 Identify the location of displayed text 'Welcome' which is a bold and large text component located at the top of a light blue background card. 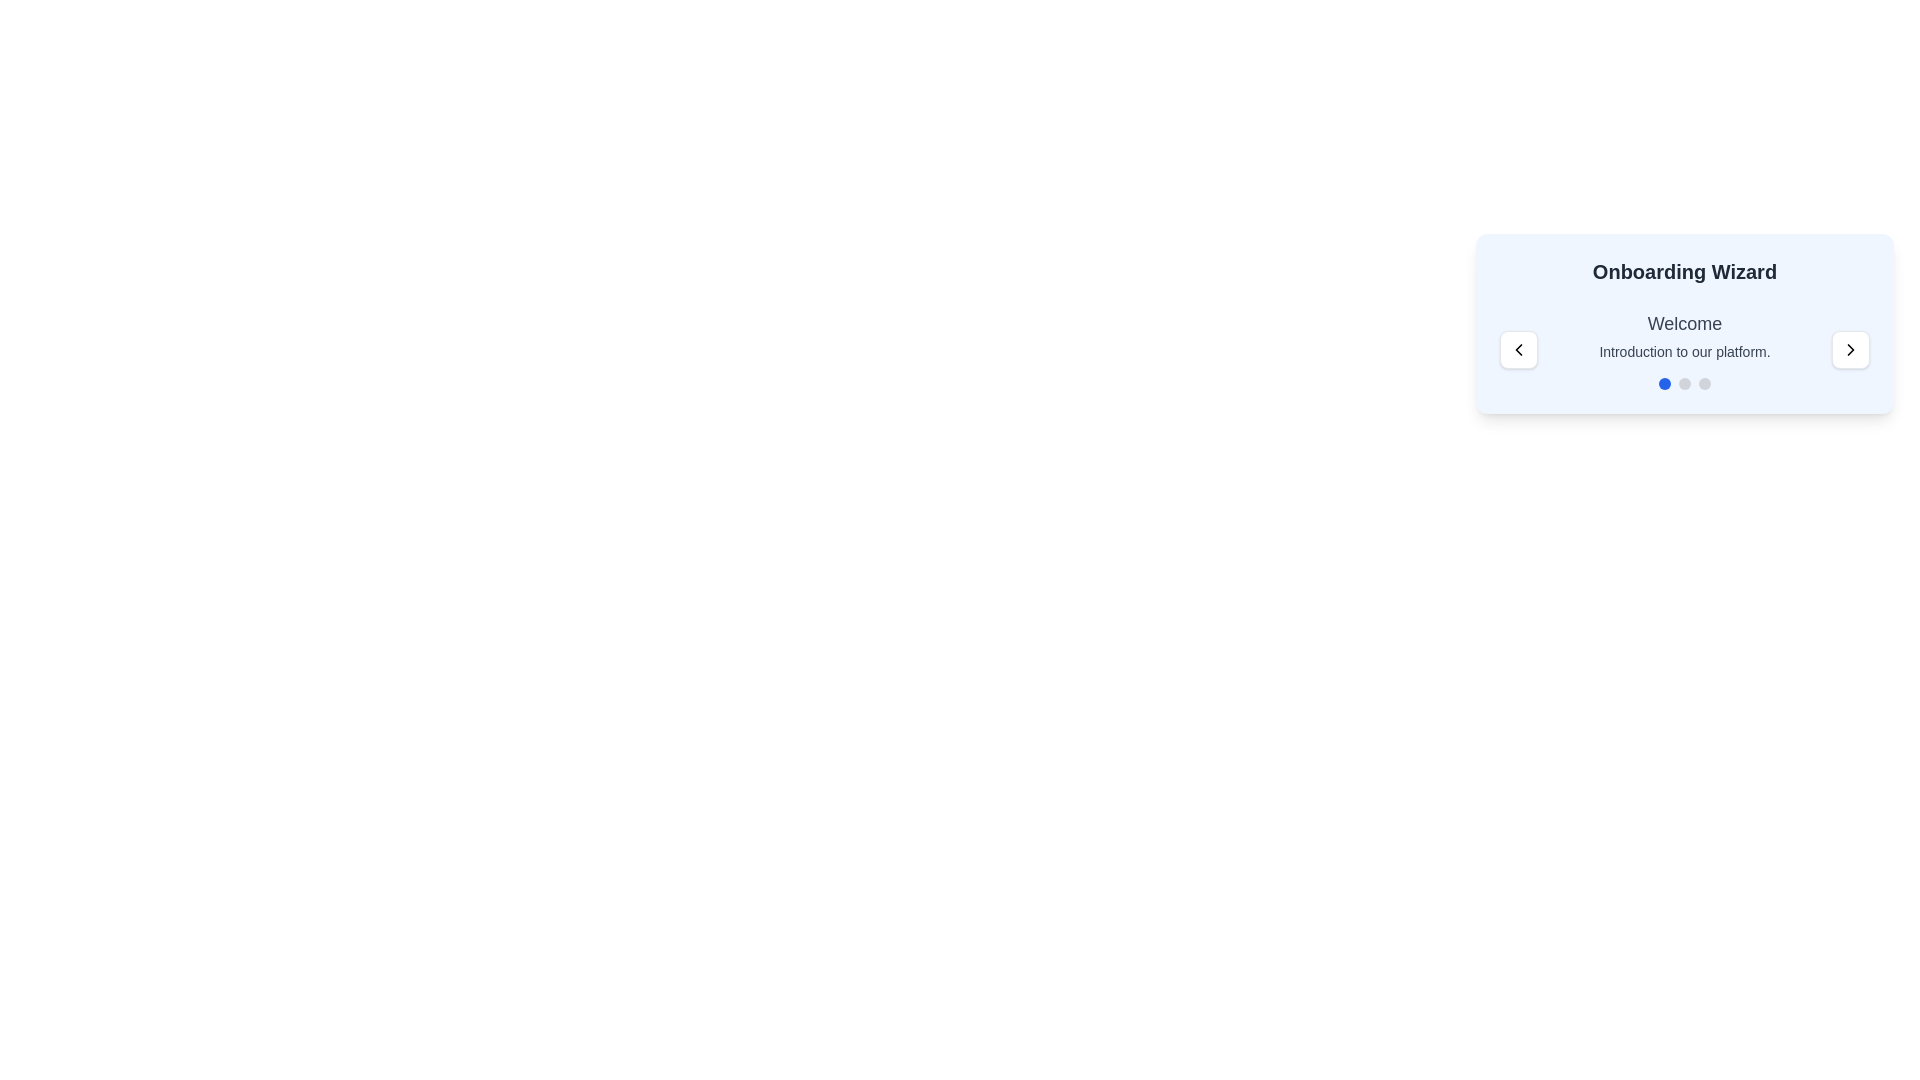
(1683, 323).